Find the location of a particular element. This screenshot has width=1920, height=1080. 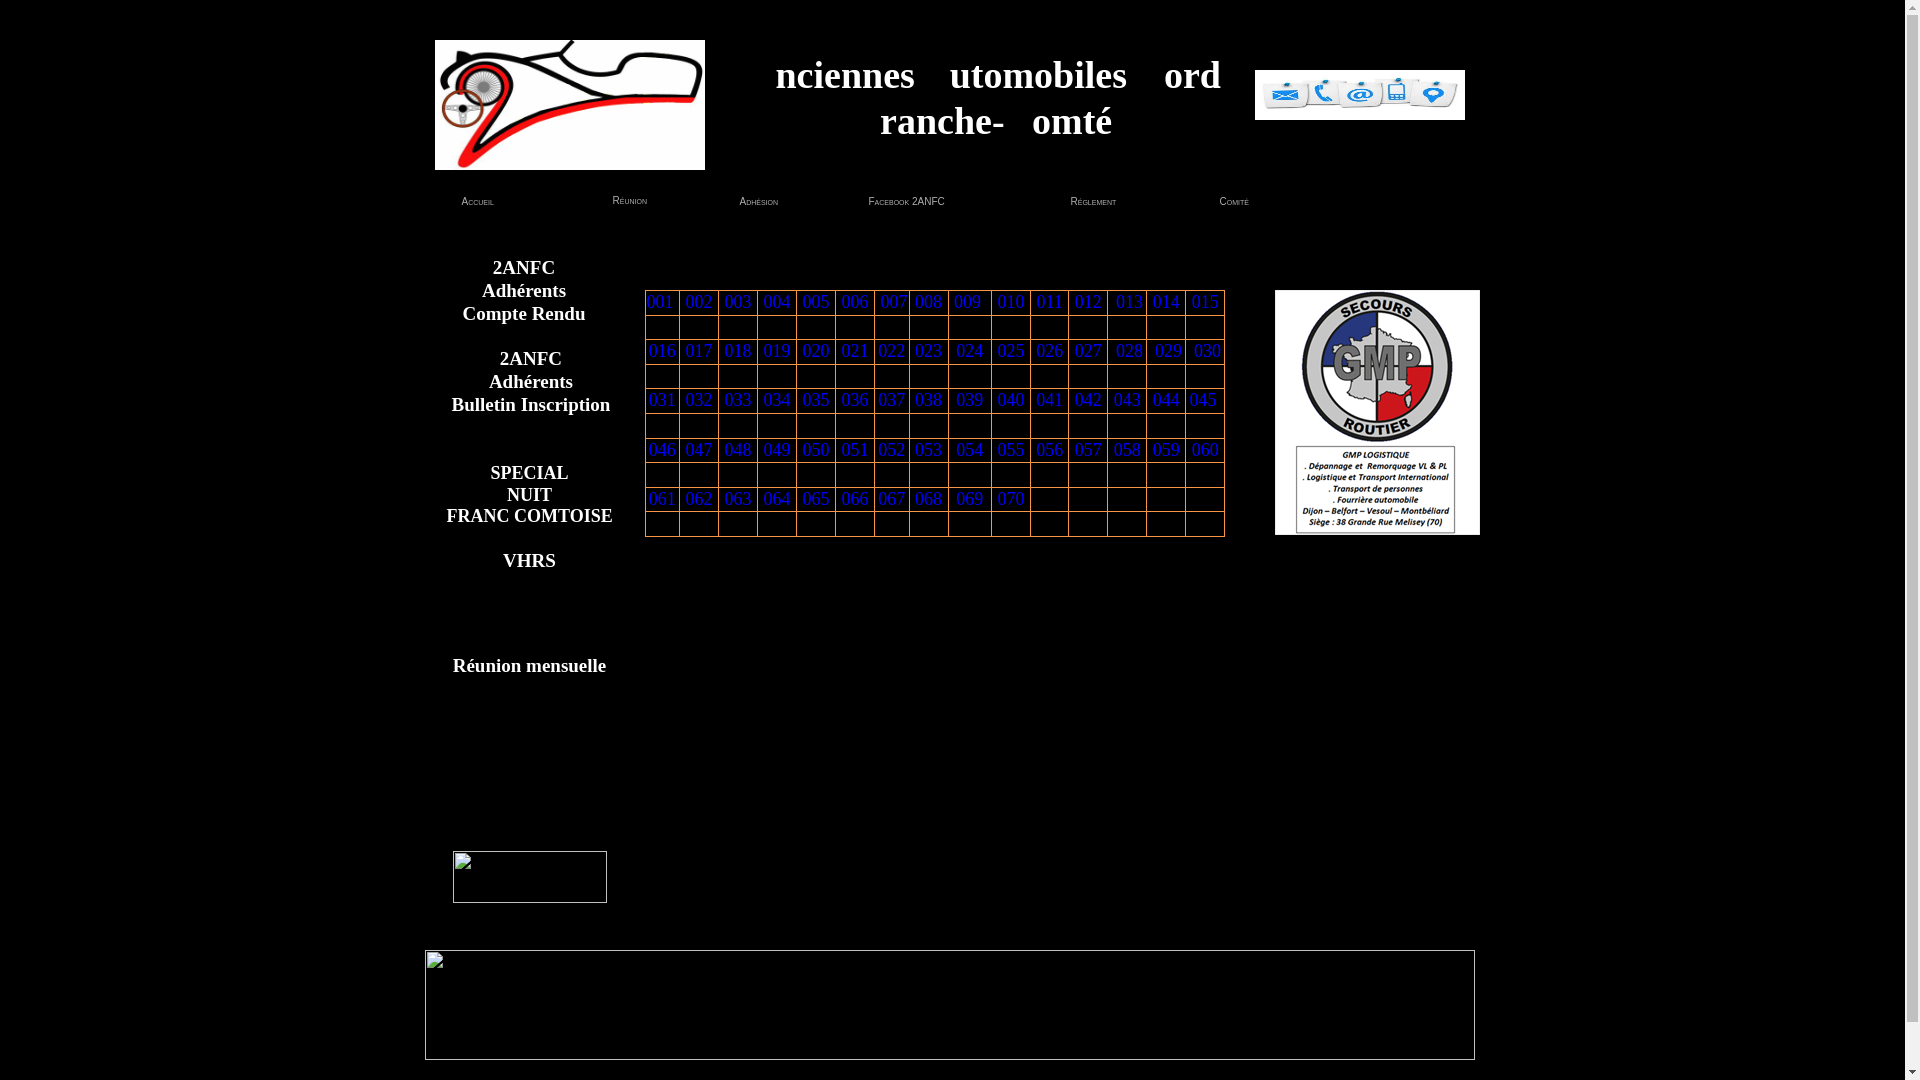

'057' is located at coordinates (1087, 450).